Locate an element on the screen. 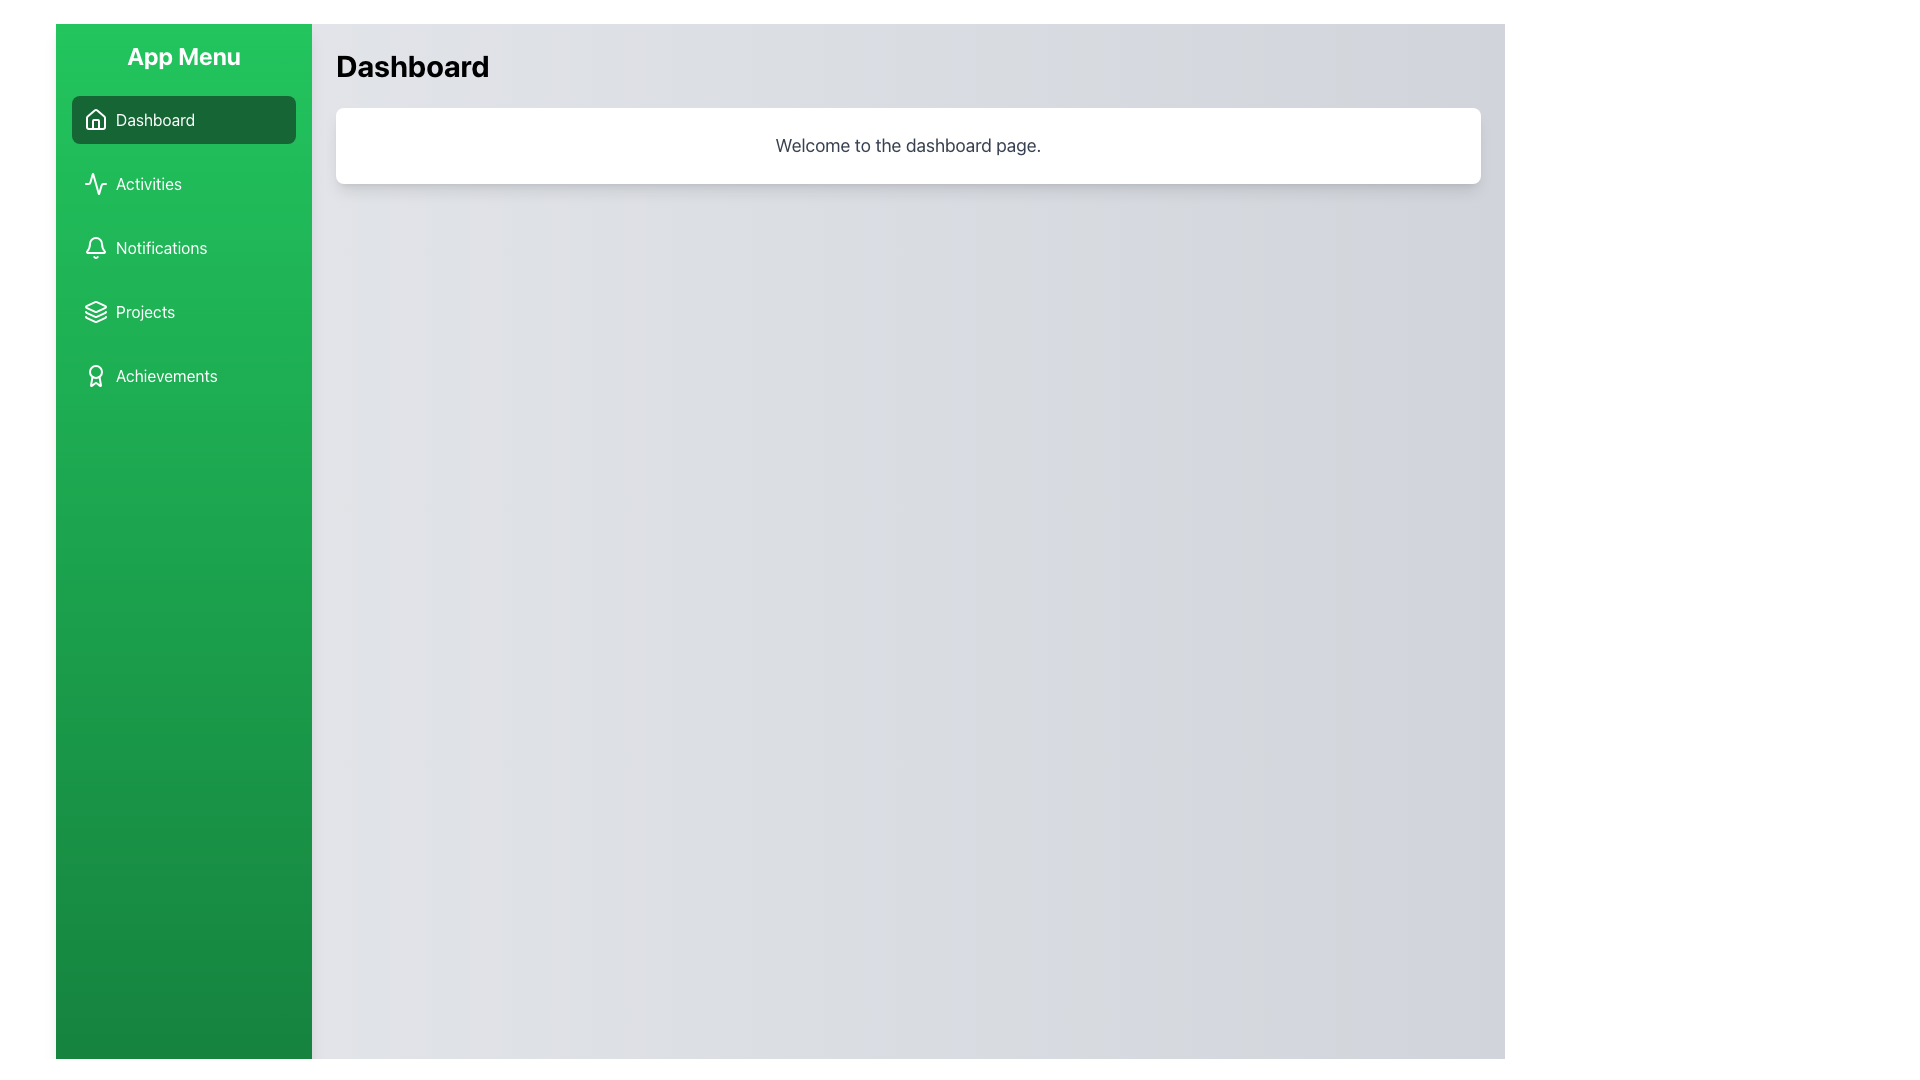  the welcoming message text display that indicates the user has arrived at the dashboard page, located centrally near the top of the main content area is located at coordinates (907, 145).